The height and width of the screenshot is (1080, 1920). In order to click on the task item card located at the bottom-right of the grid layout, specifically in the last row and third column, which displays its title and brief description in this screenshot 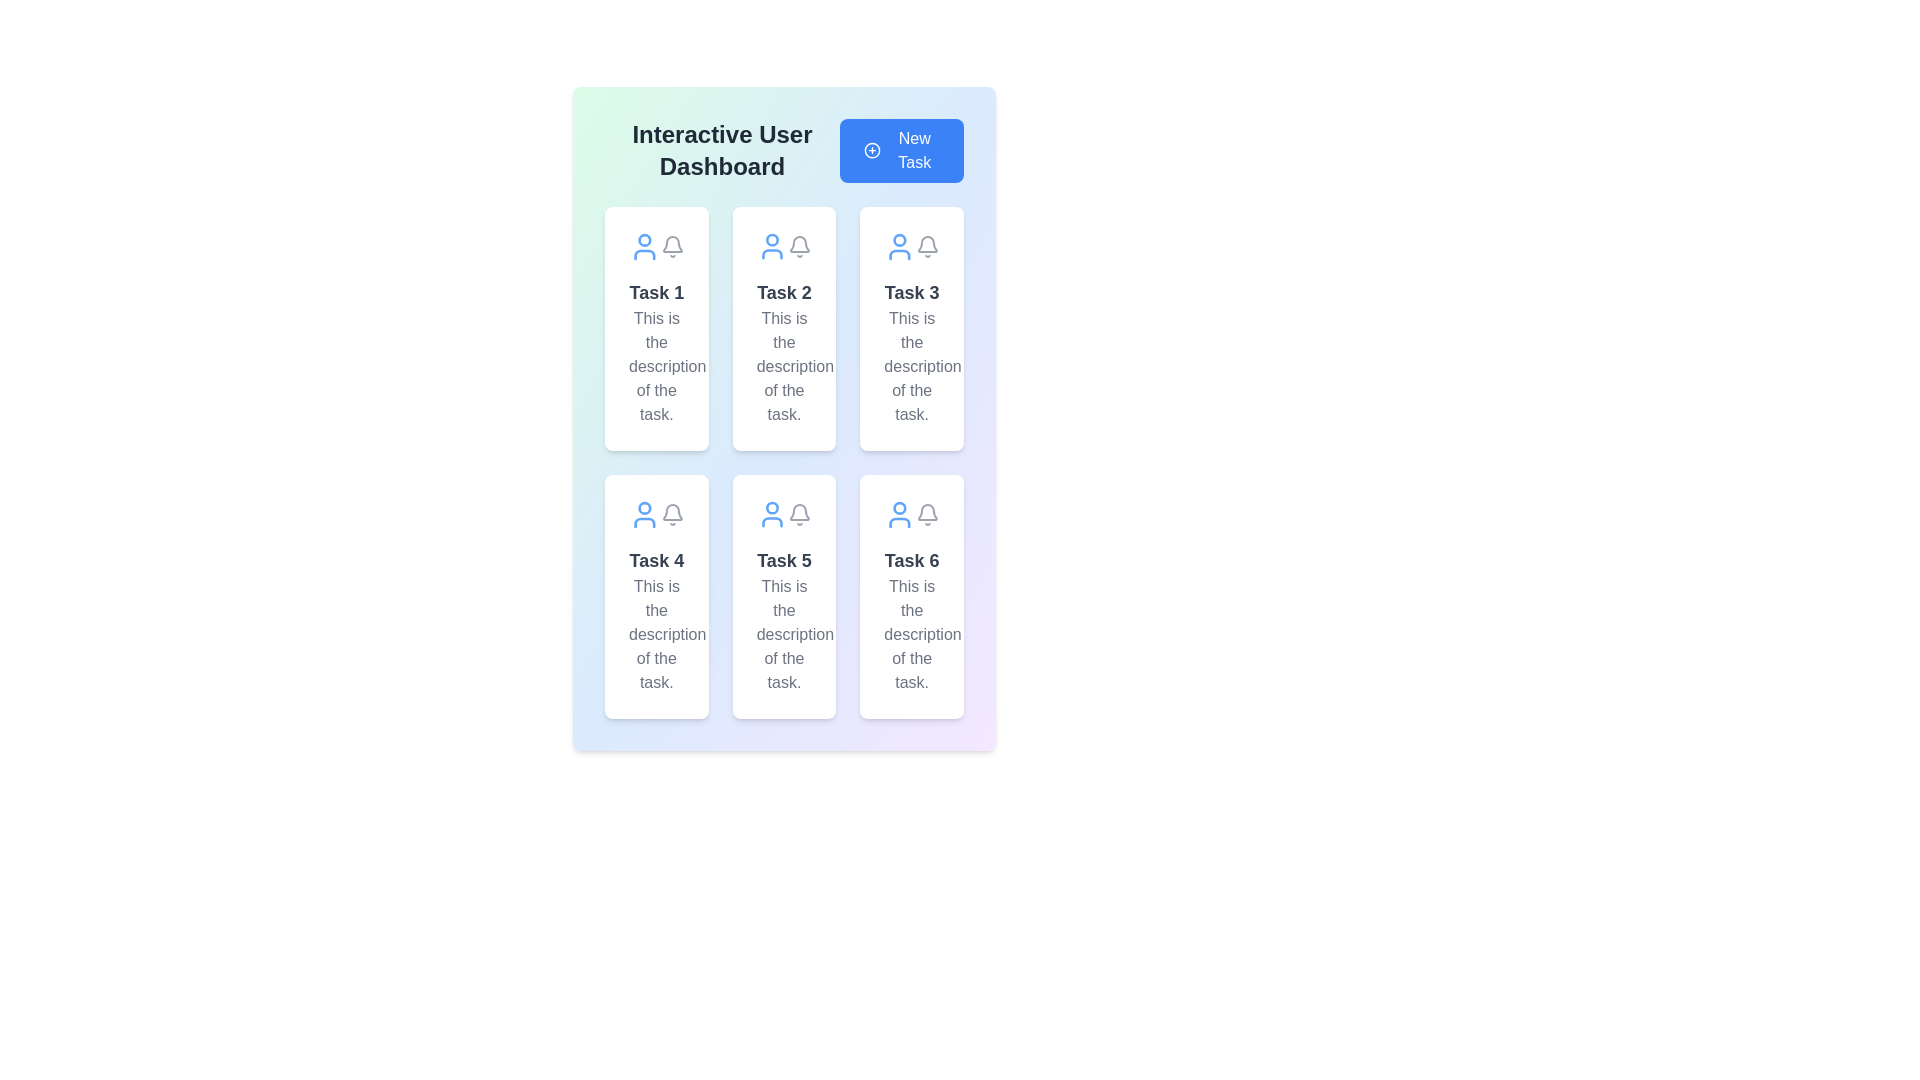, I will do `click(911, 596)`.